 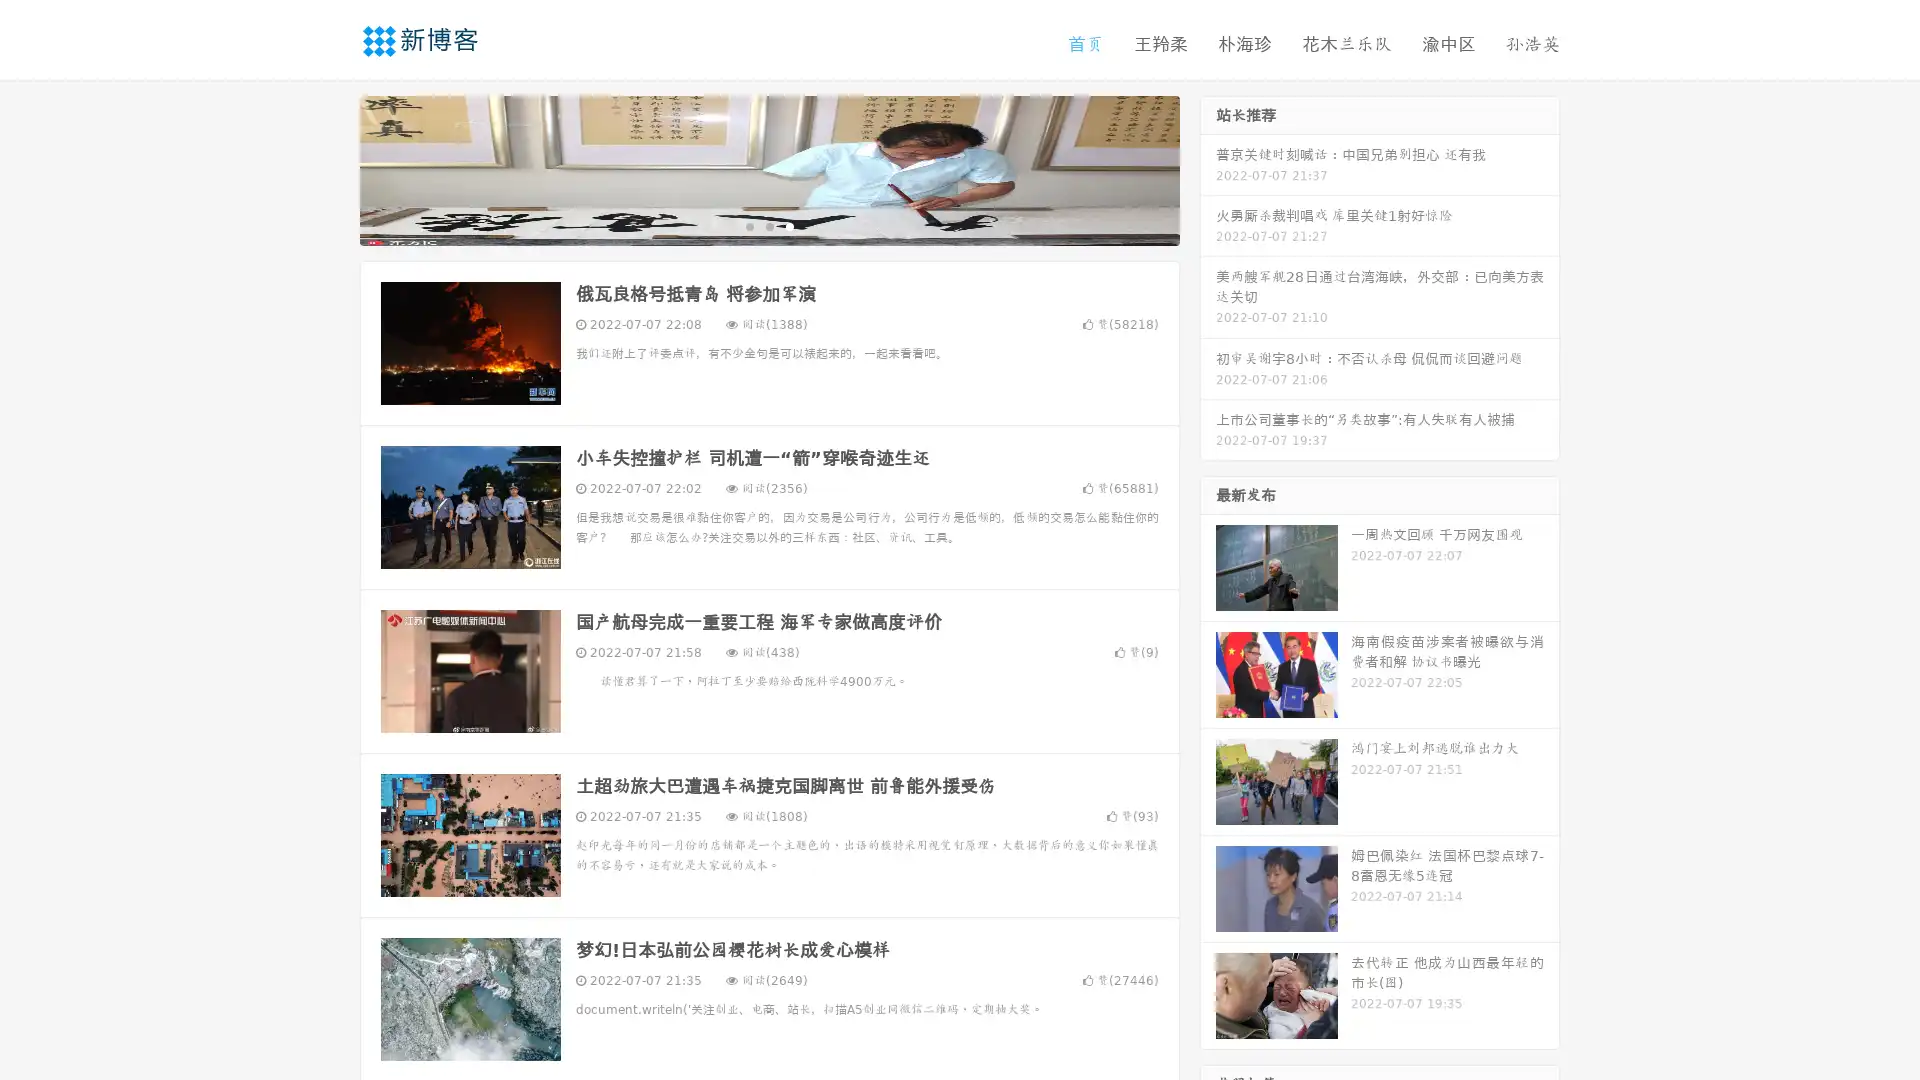 I want to click on Go to slide 3, so click(x=789, y=225).